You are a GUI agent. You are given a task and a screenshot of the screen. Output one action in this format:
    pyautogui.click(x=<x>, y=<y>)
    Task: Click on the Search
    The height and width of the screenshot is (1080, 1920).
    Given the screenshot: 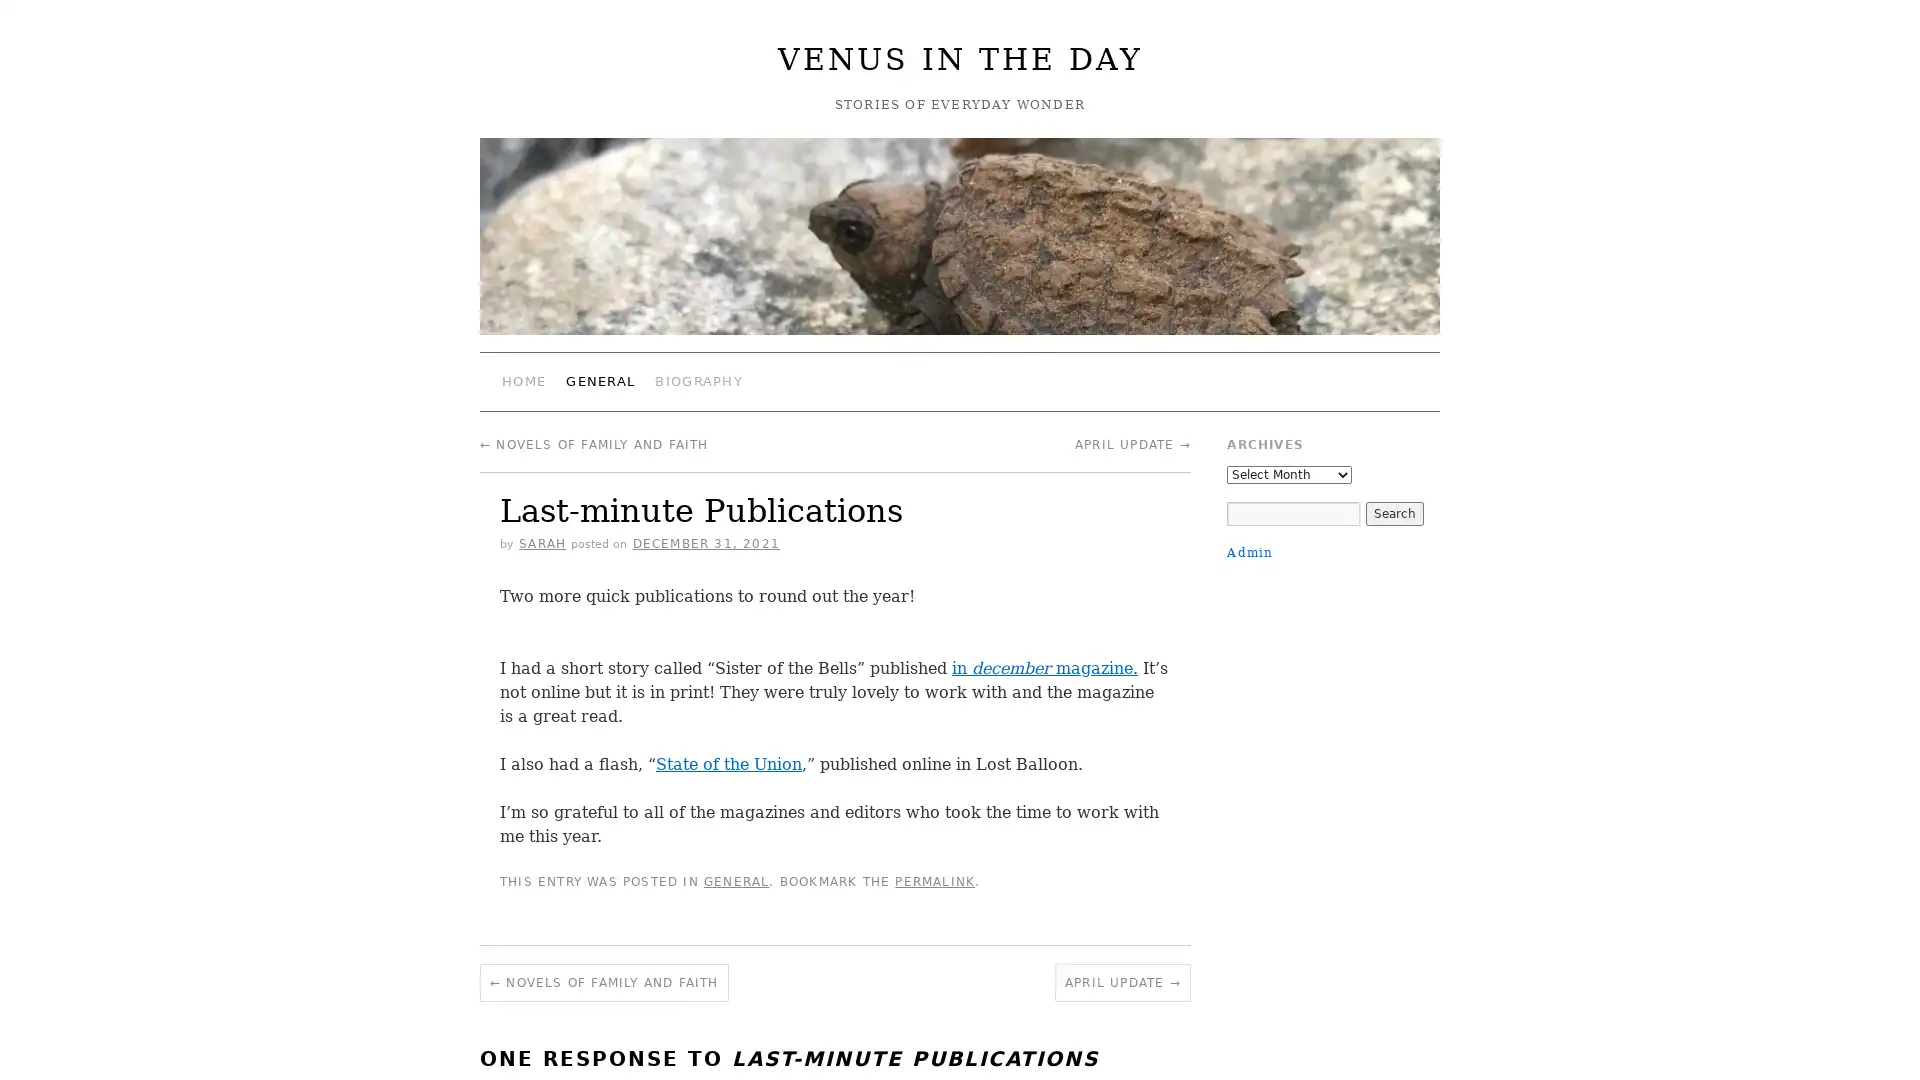 What is the action you would take?
    pyautogui.click(x=1392, y=512)
    